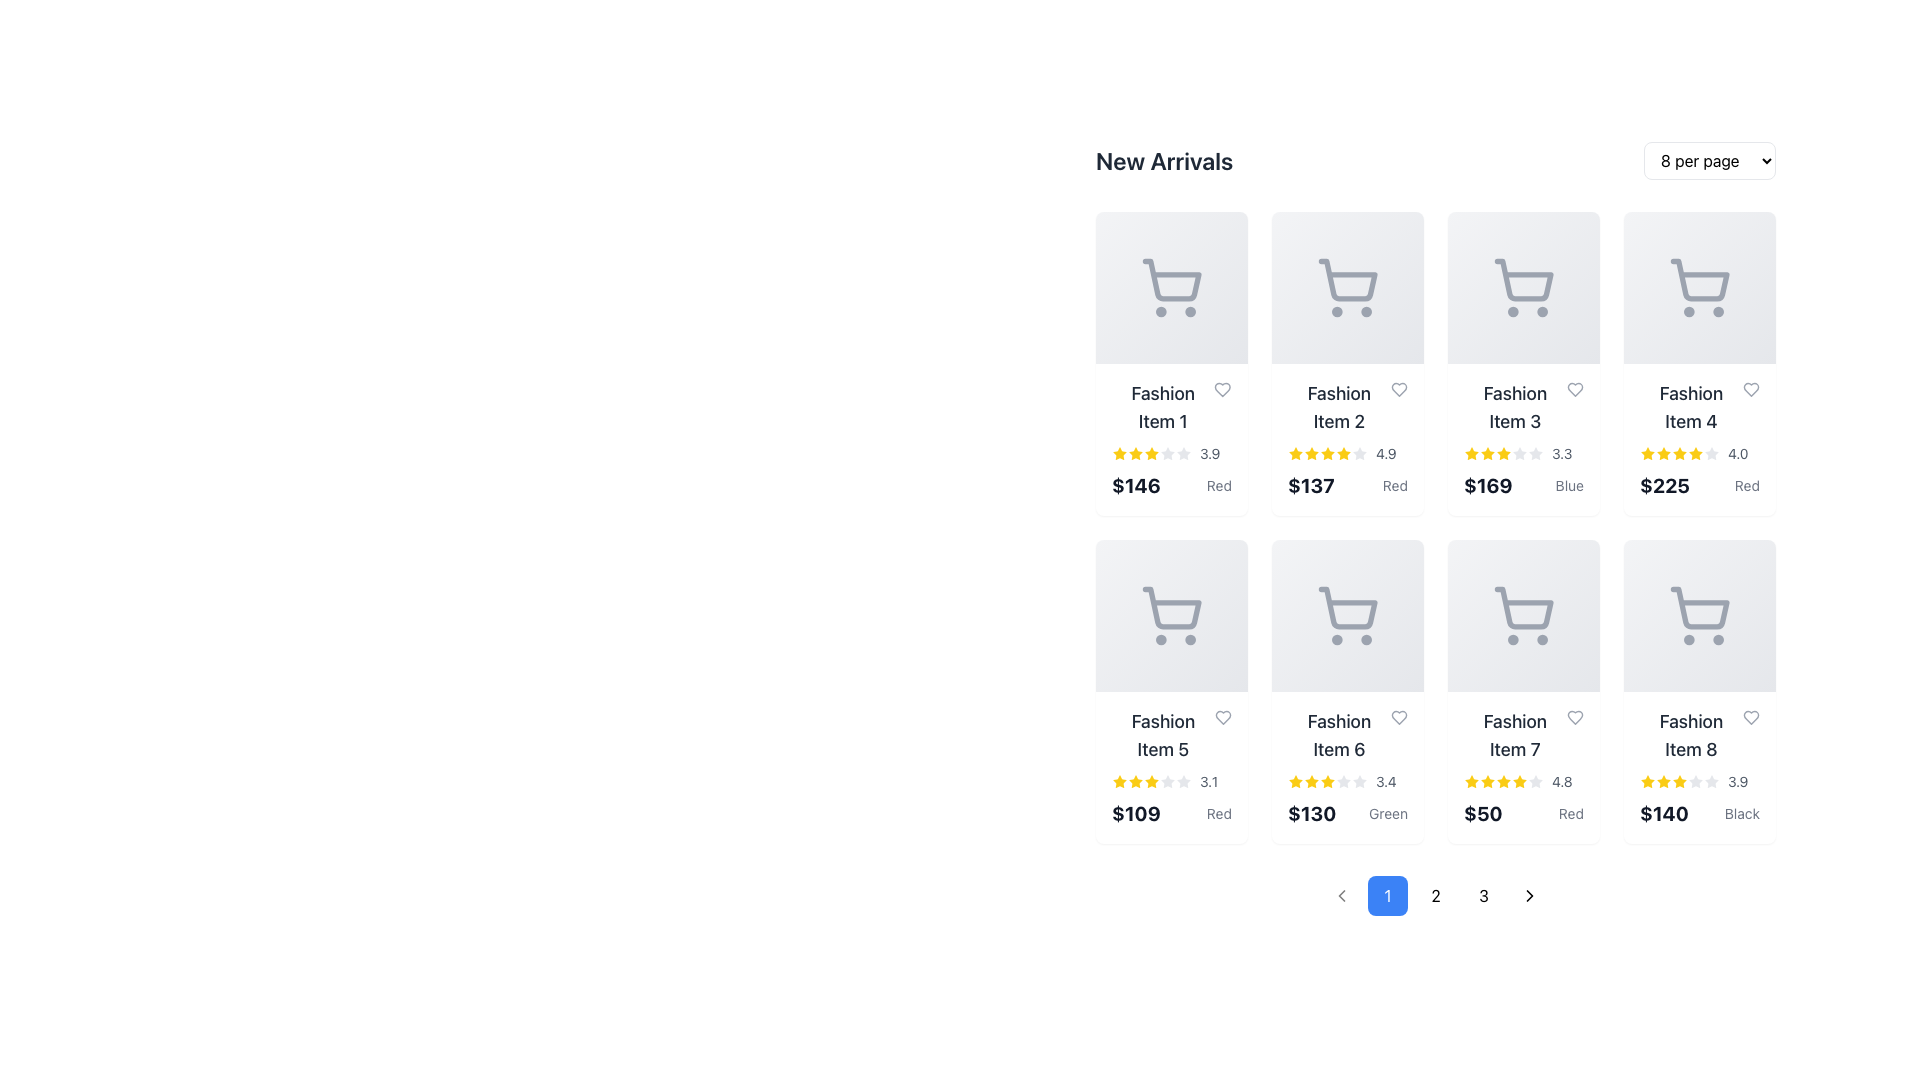 This screenshot has width=1920, height=1080. I want to click on the fourth star in the 5-star rating system for 'Fashion Item 3' to rate it, so click(1520, 454).